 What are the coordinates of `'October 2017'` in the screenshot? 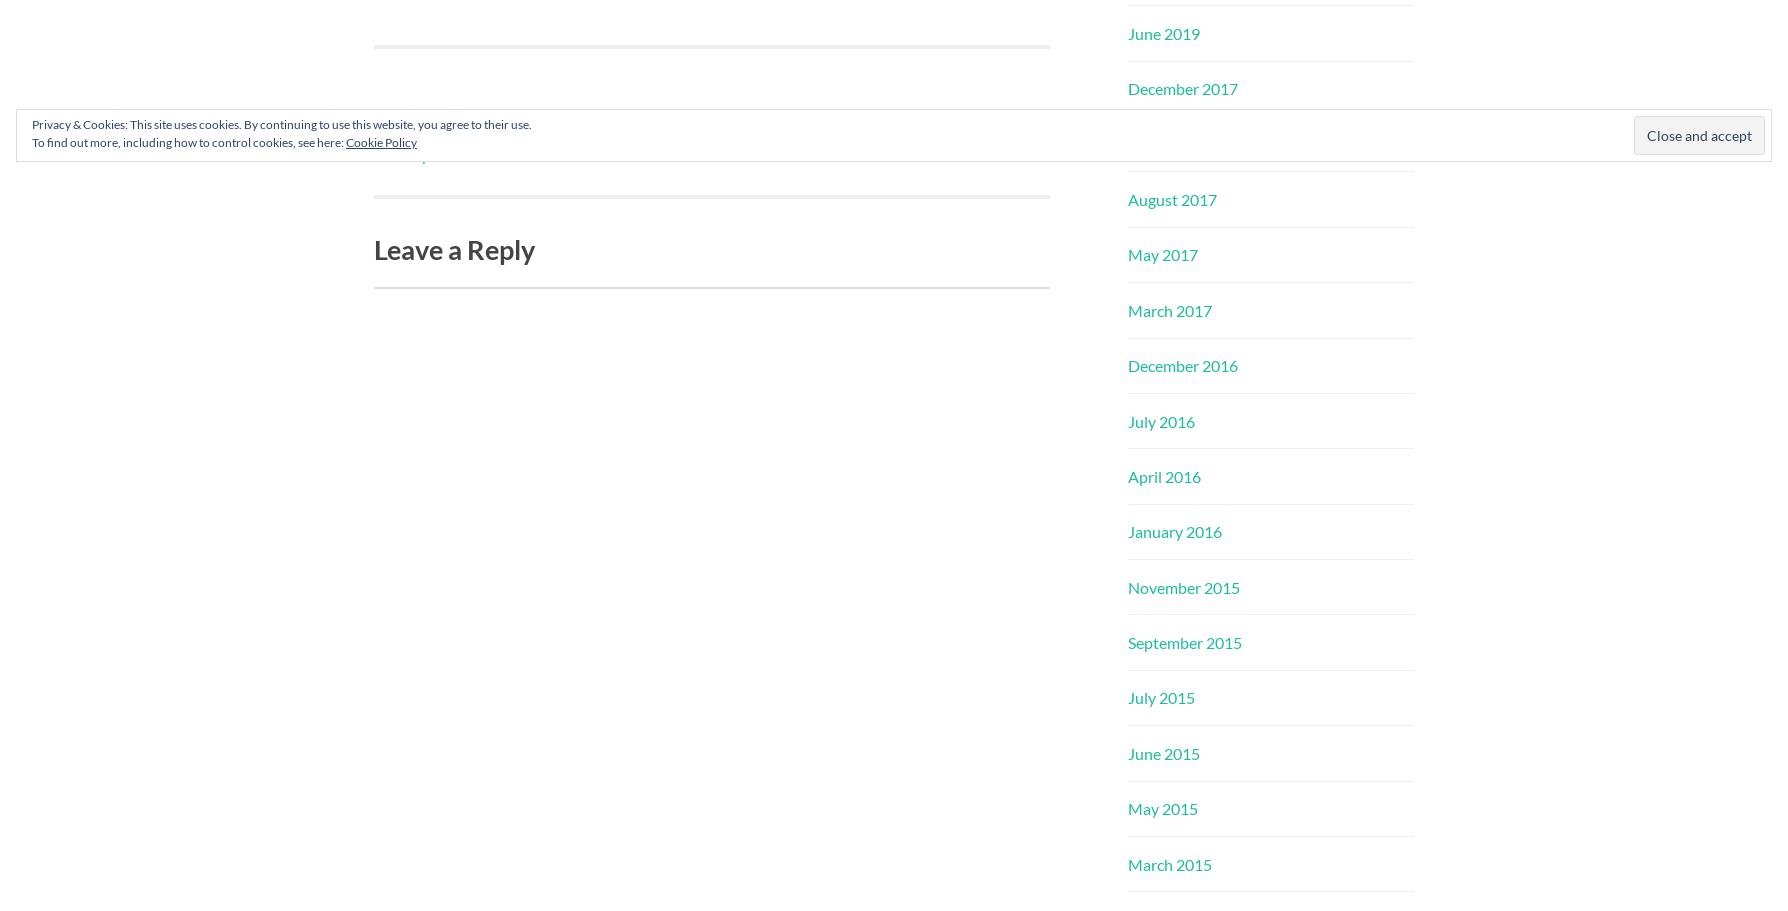 It's located at (1127, 143).